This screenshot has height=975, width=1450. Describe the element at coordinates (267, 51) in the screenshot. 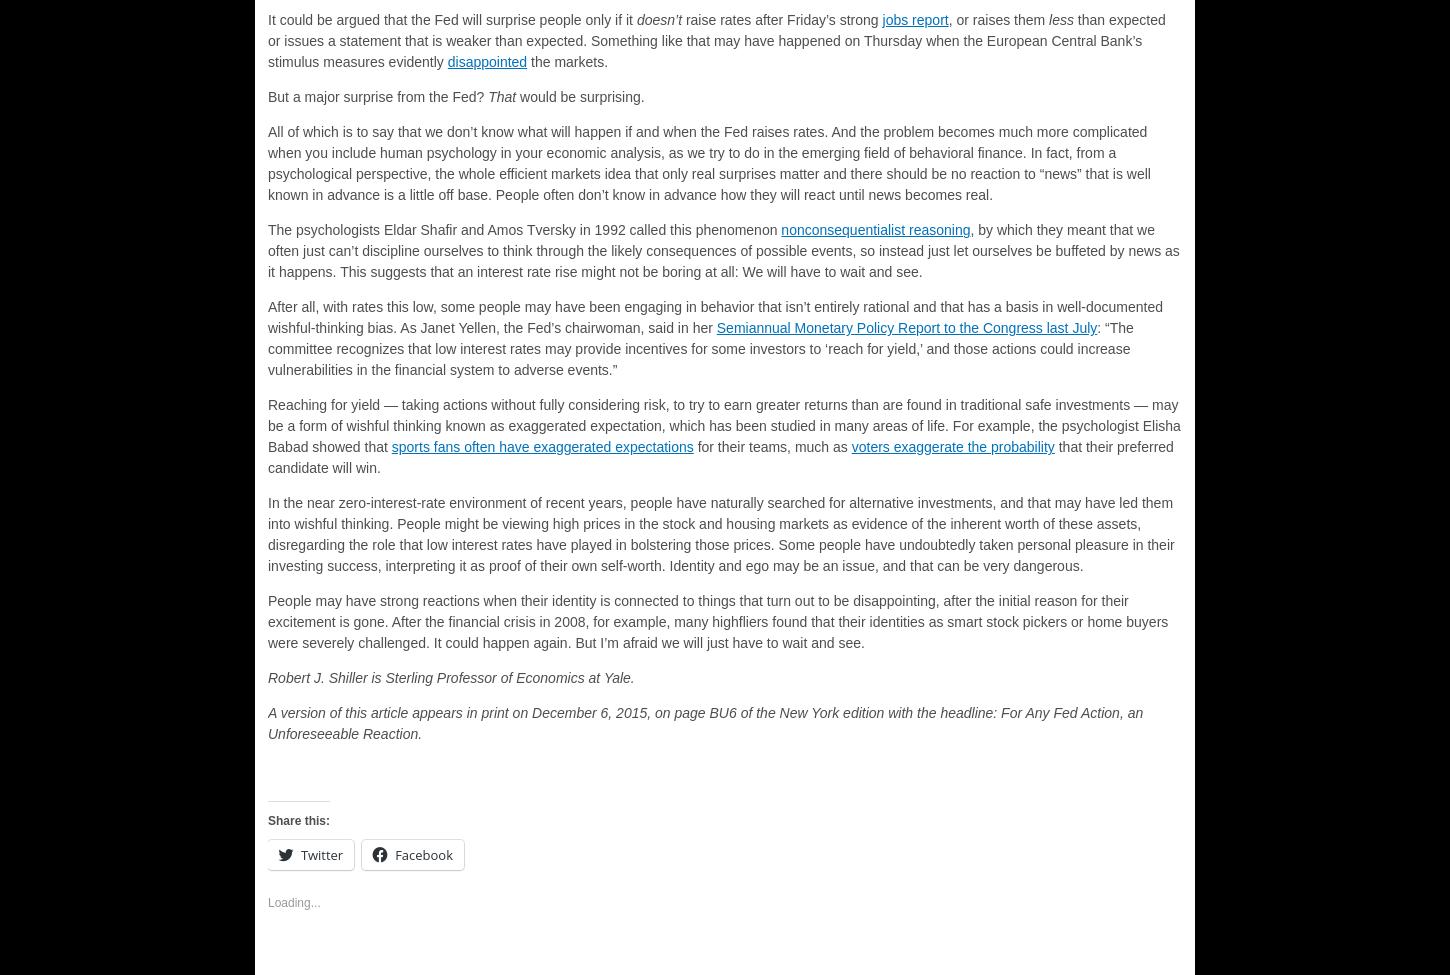

I see `'when the European Central Bank’s stimulus measures evidently'` at that location.